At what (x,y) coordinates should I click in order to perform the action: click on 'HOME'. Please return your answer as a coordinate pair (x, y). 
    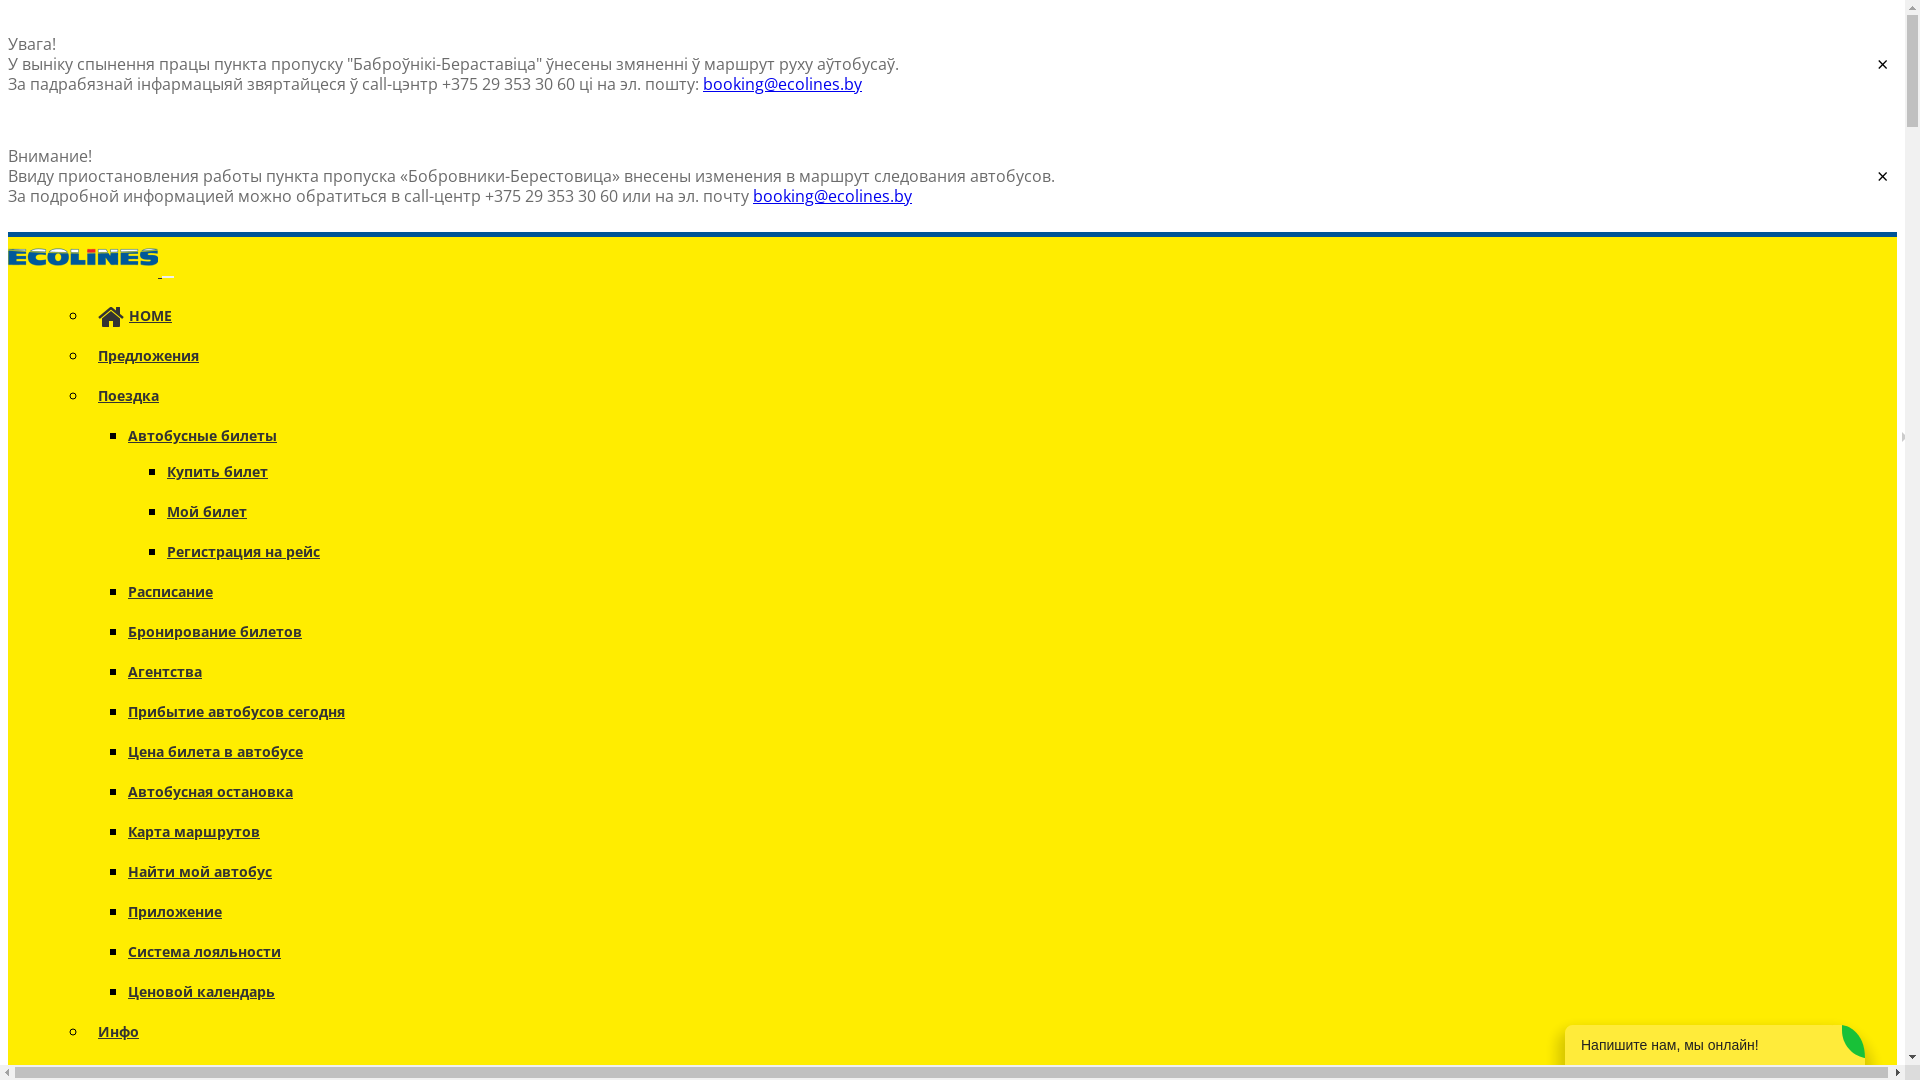
    Looking at the image, I should click on (133, 315).